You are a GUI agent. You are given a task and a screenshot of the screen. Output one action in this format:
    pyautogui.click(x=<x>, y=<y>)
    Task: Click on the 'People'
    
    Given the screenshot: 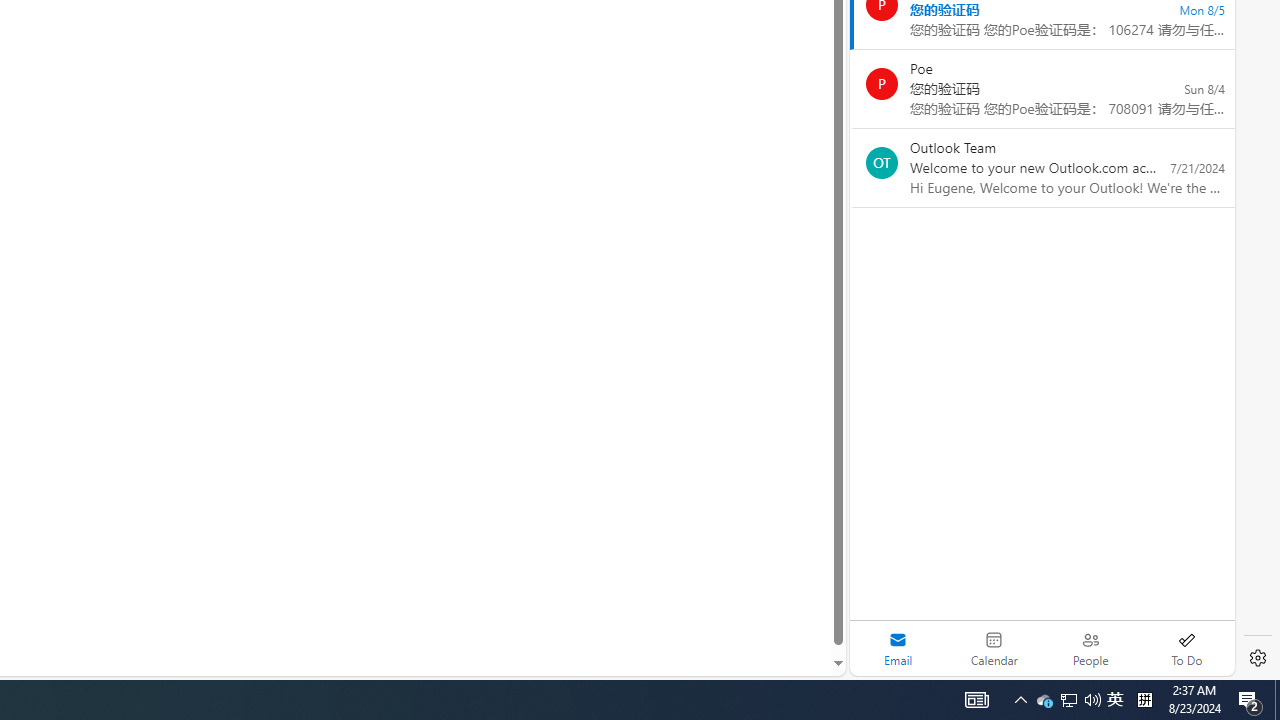 What is the action you would take?
    pyautogui.click(x=1089, y=648)
    